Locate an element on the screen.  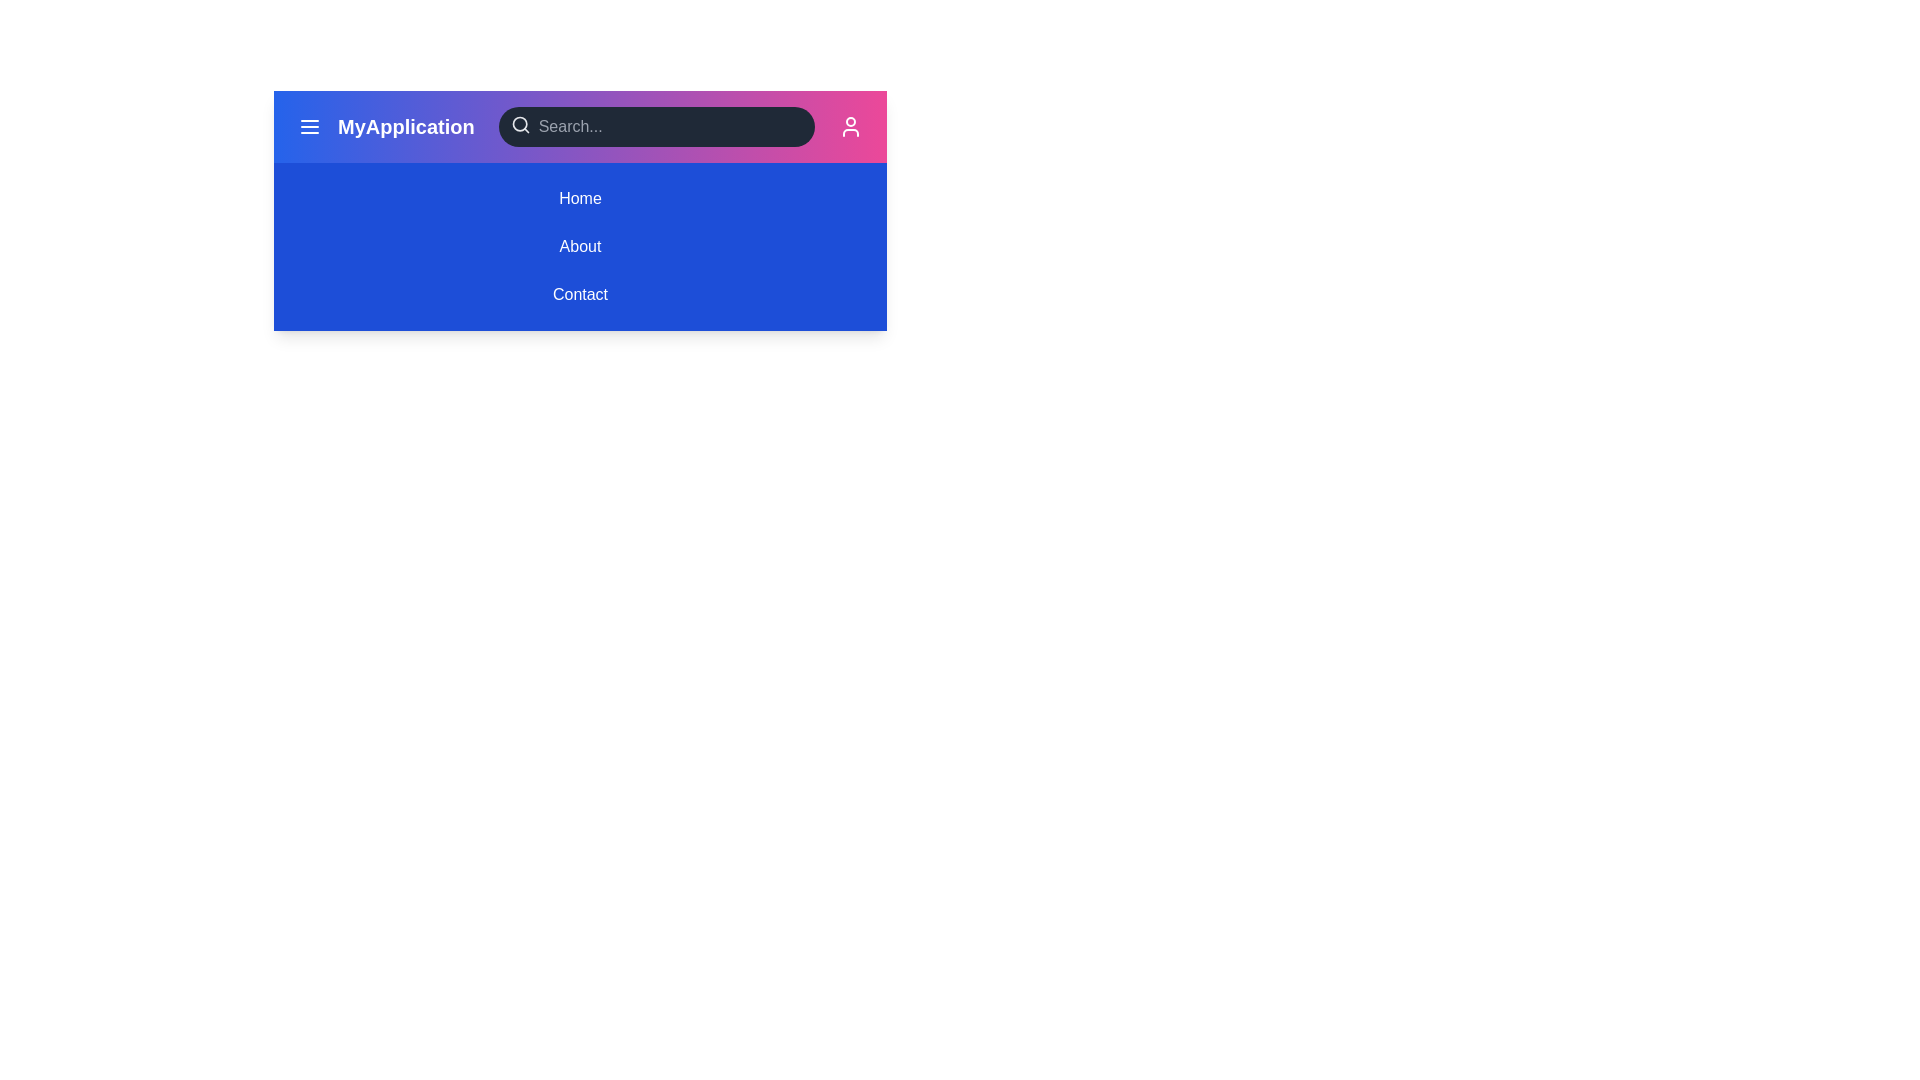
the user icon to access user options is located at coordinates (850, 127).